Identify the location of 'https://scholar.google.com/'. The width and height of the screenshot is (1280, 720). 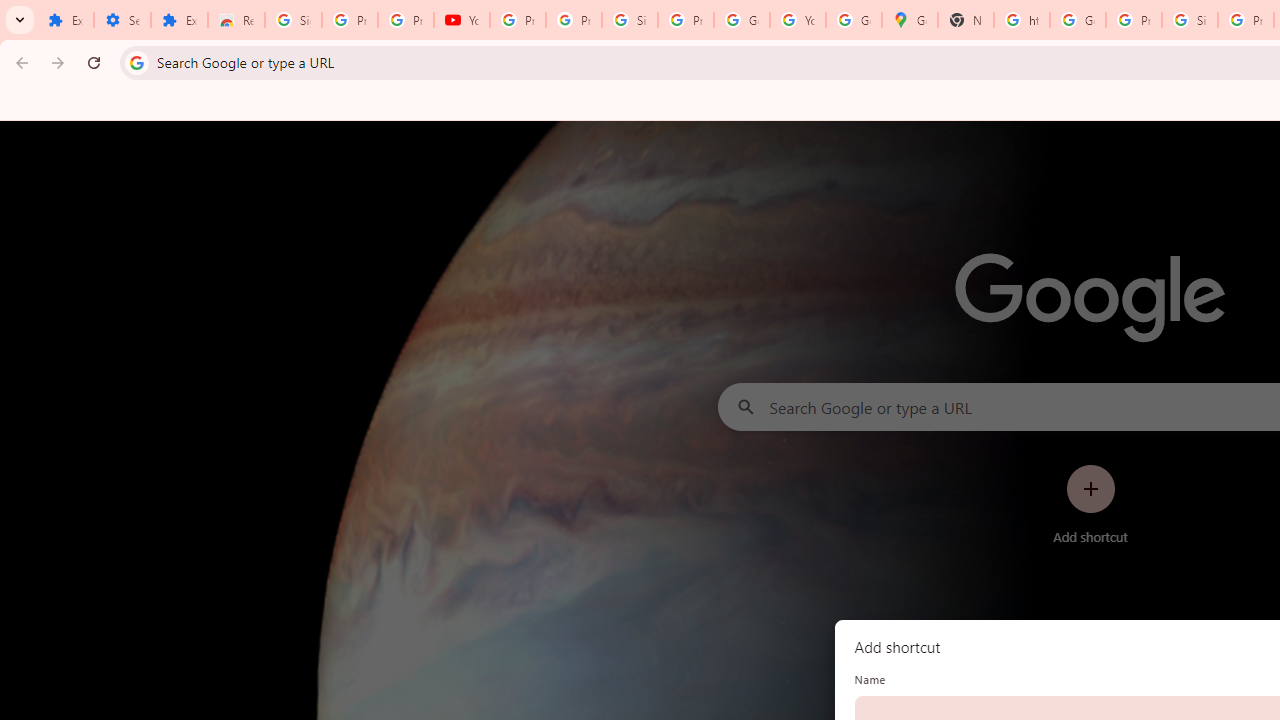
(1022, 20).